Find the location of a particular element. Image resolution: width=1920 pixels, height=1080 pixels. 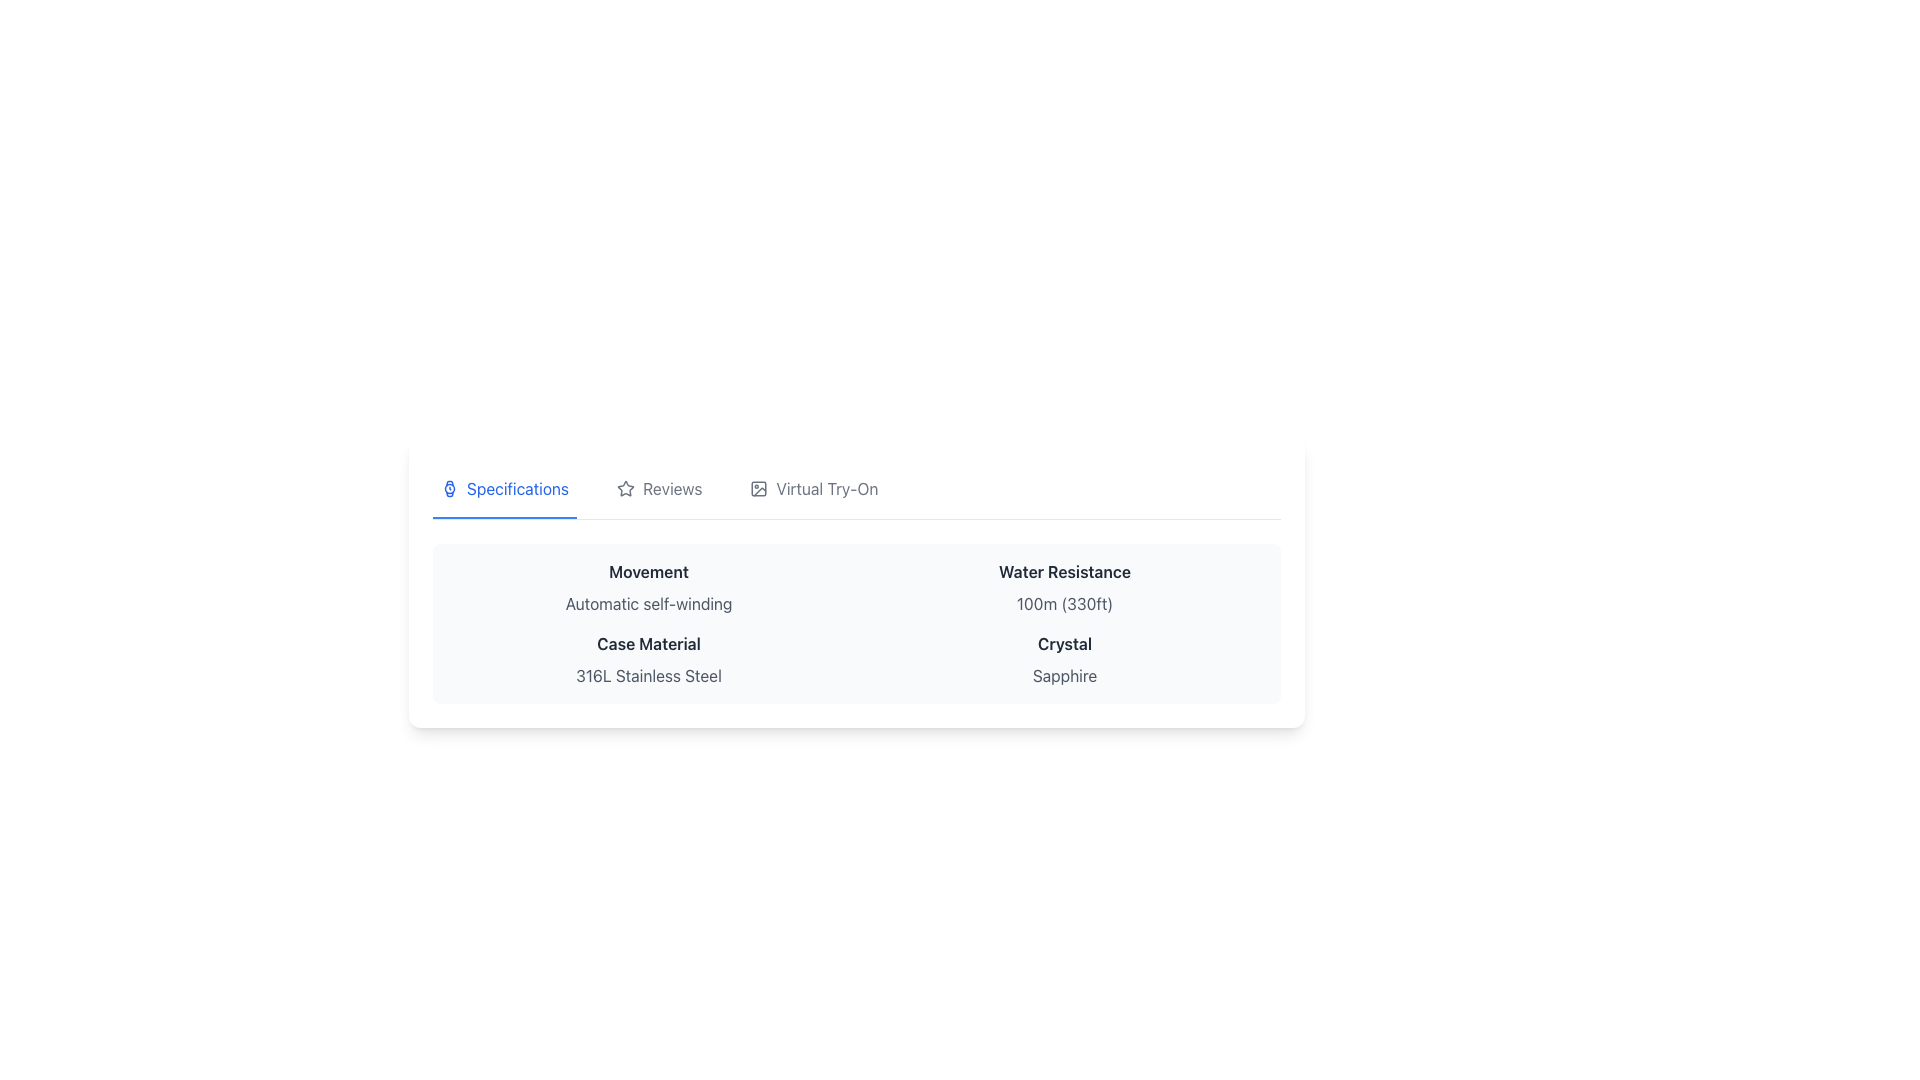

informational text block displaying 'Case Material' and '316L Stainless Steel' located in the left column, third row of the layout is located at coordinates (648, 659).